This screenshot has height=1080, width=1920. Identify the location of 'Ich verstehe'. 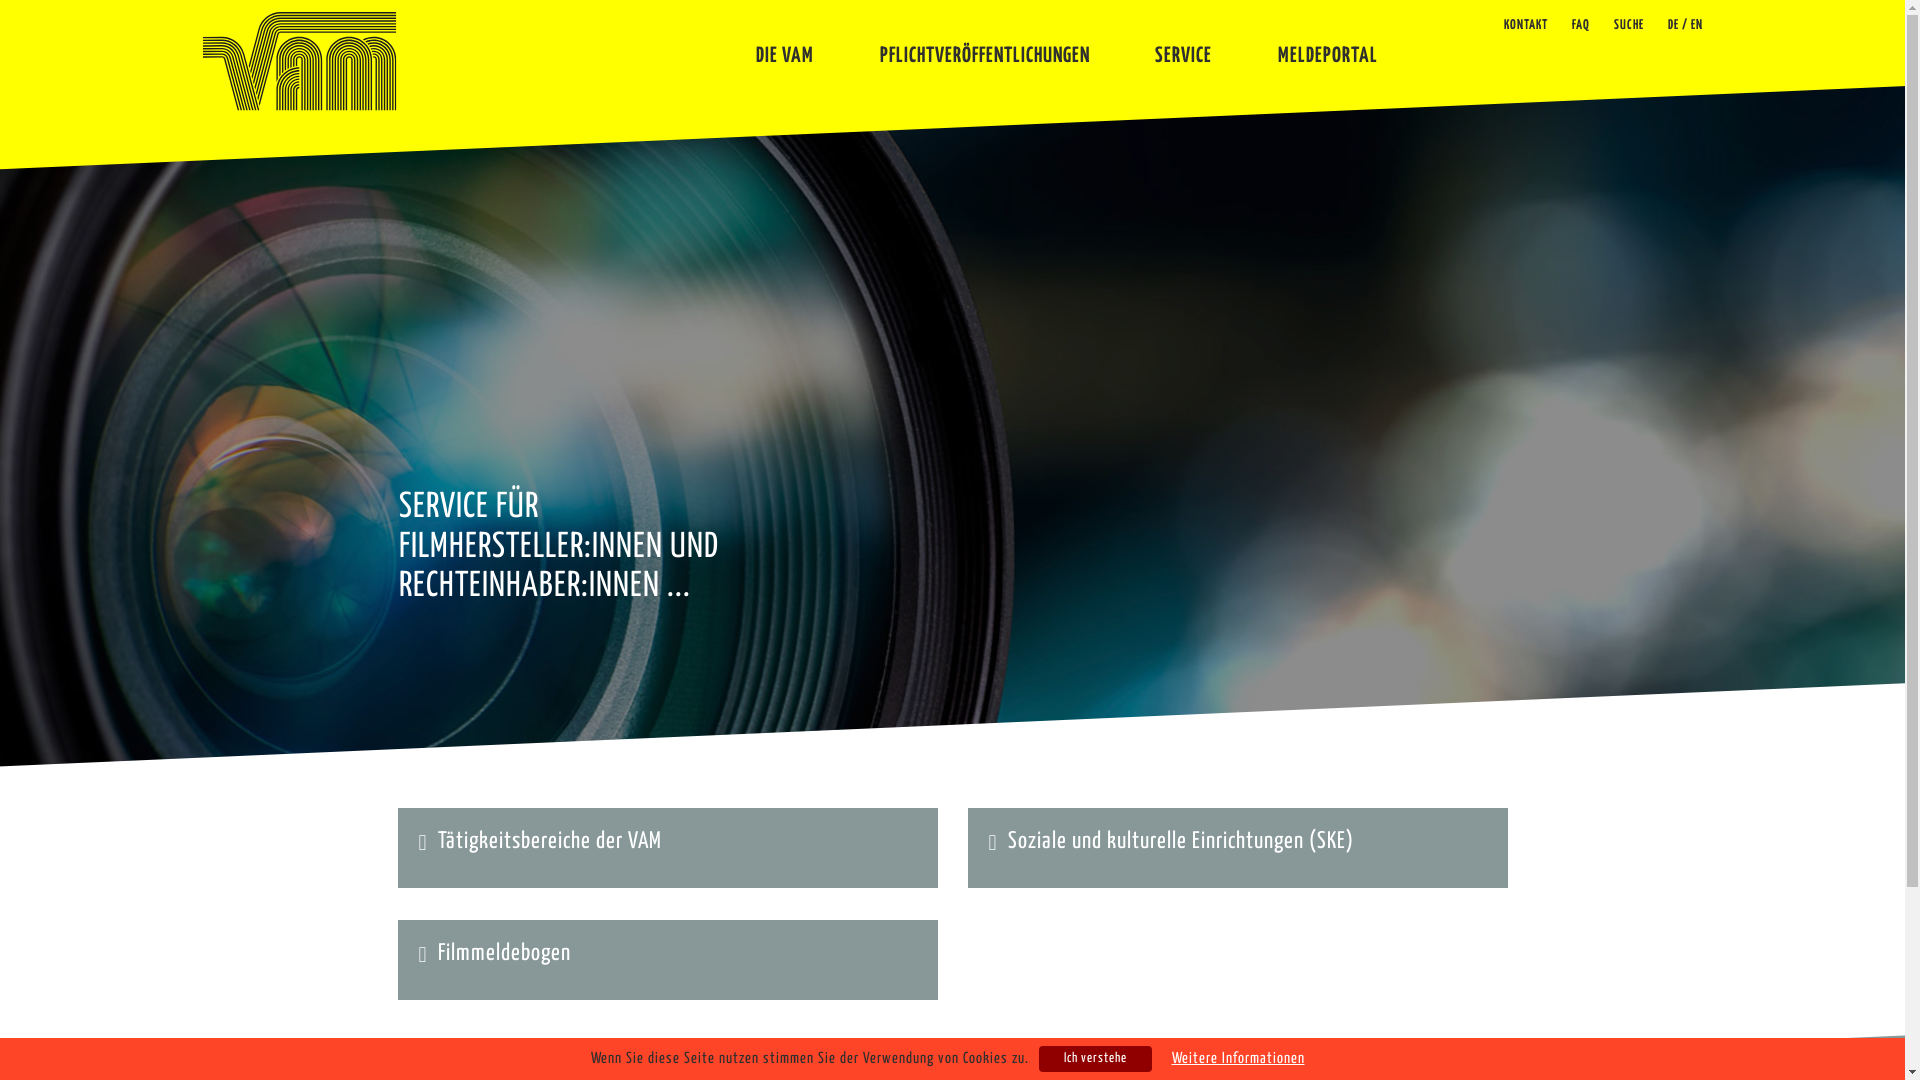
(1093, 1058).